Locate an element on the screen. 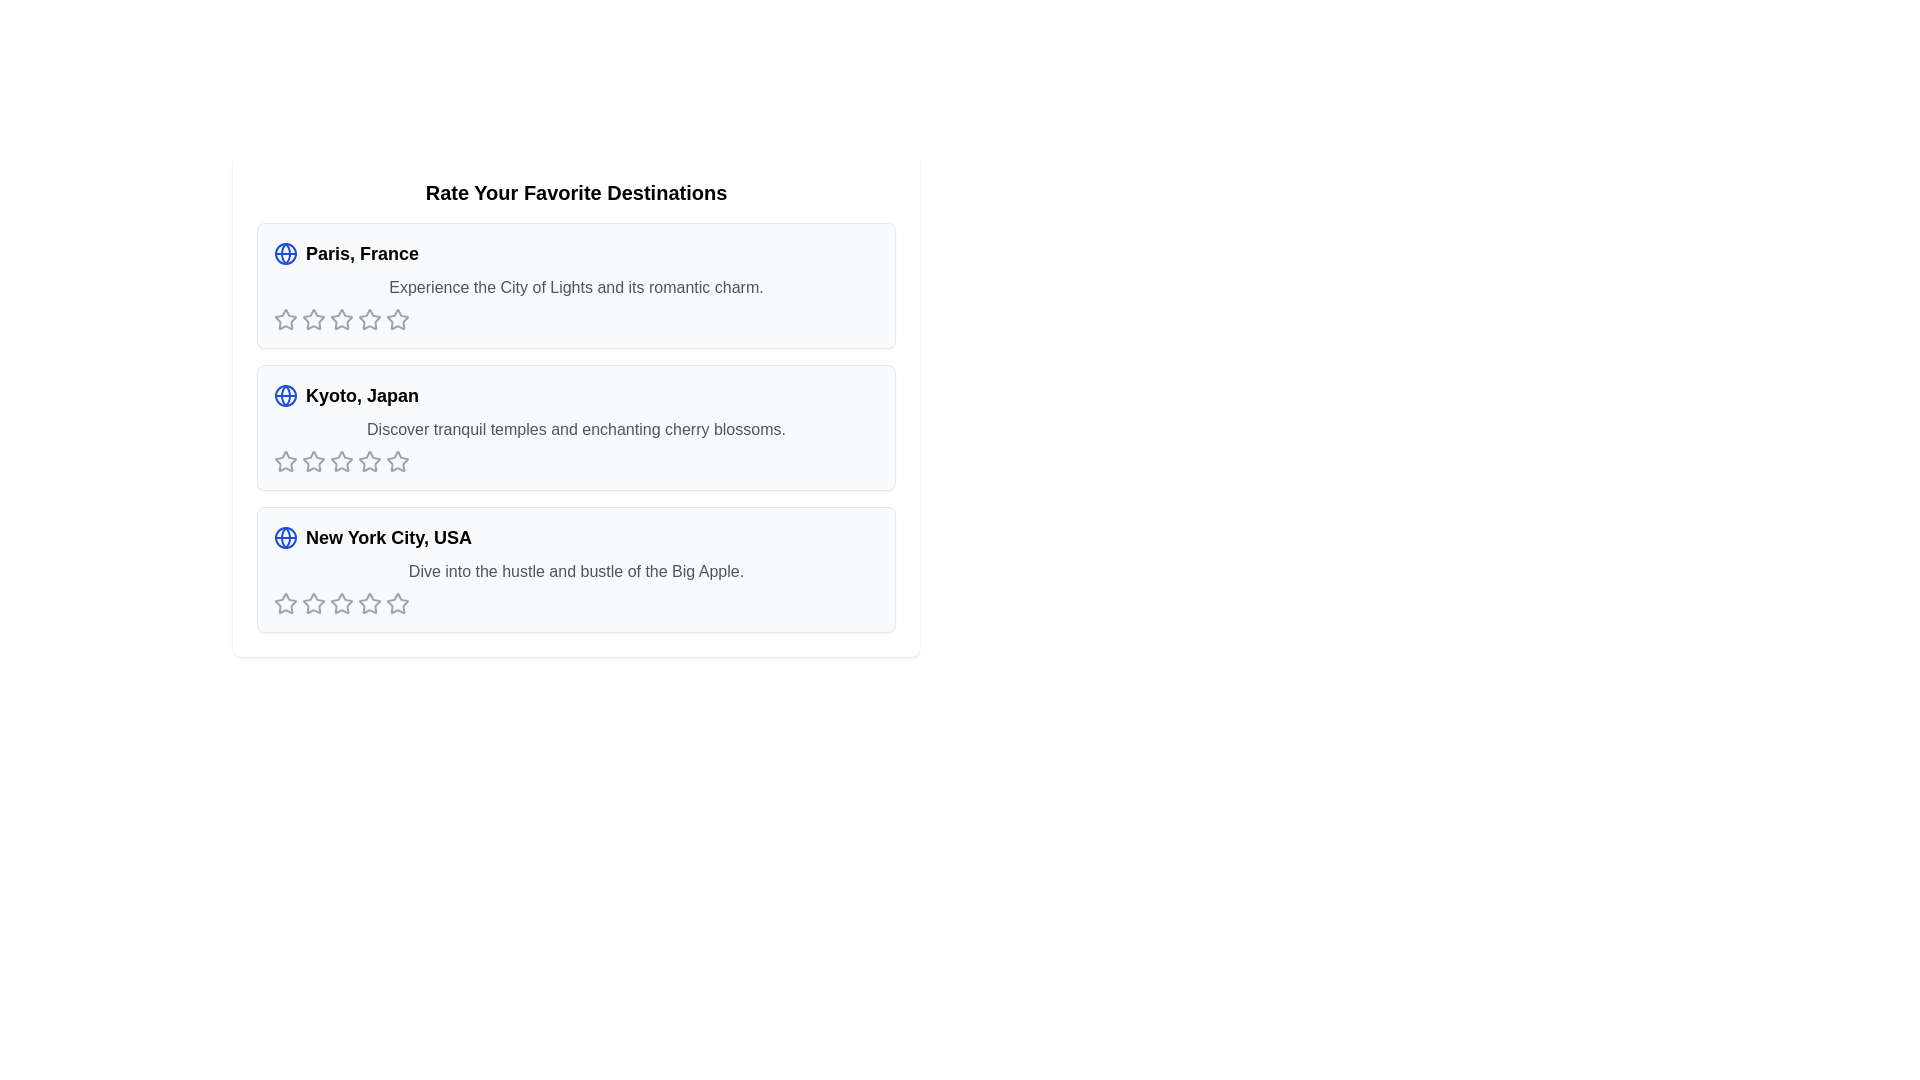 This screenshot has width=1920, height=1080. the fourth star in the rating system under the 'New York City, USA' section is located at coordinates (341, 603).